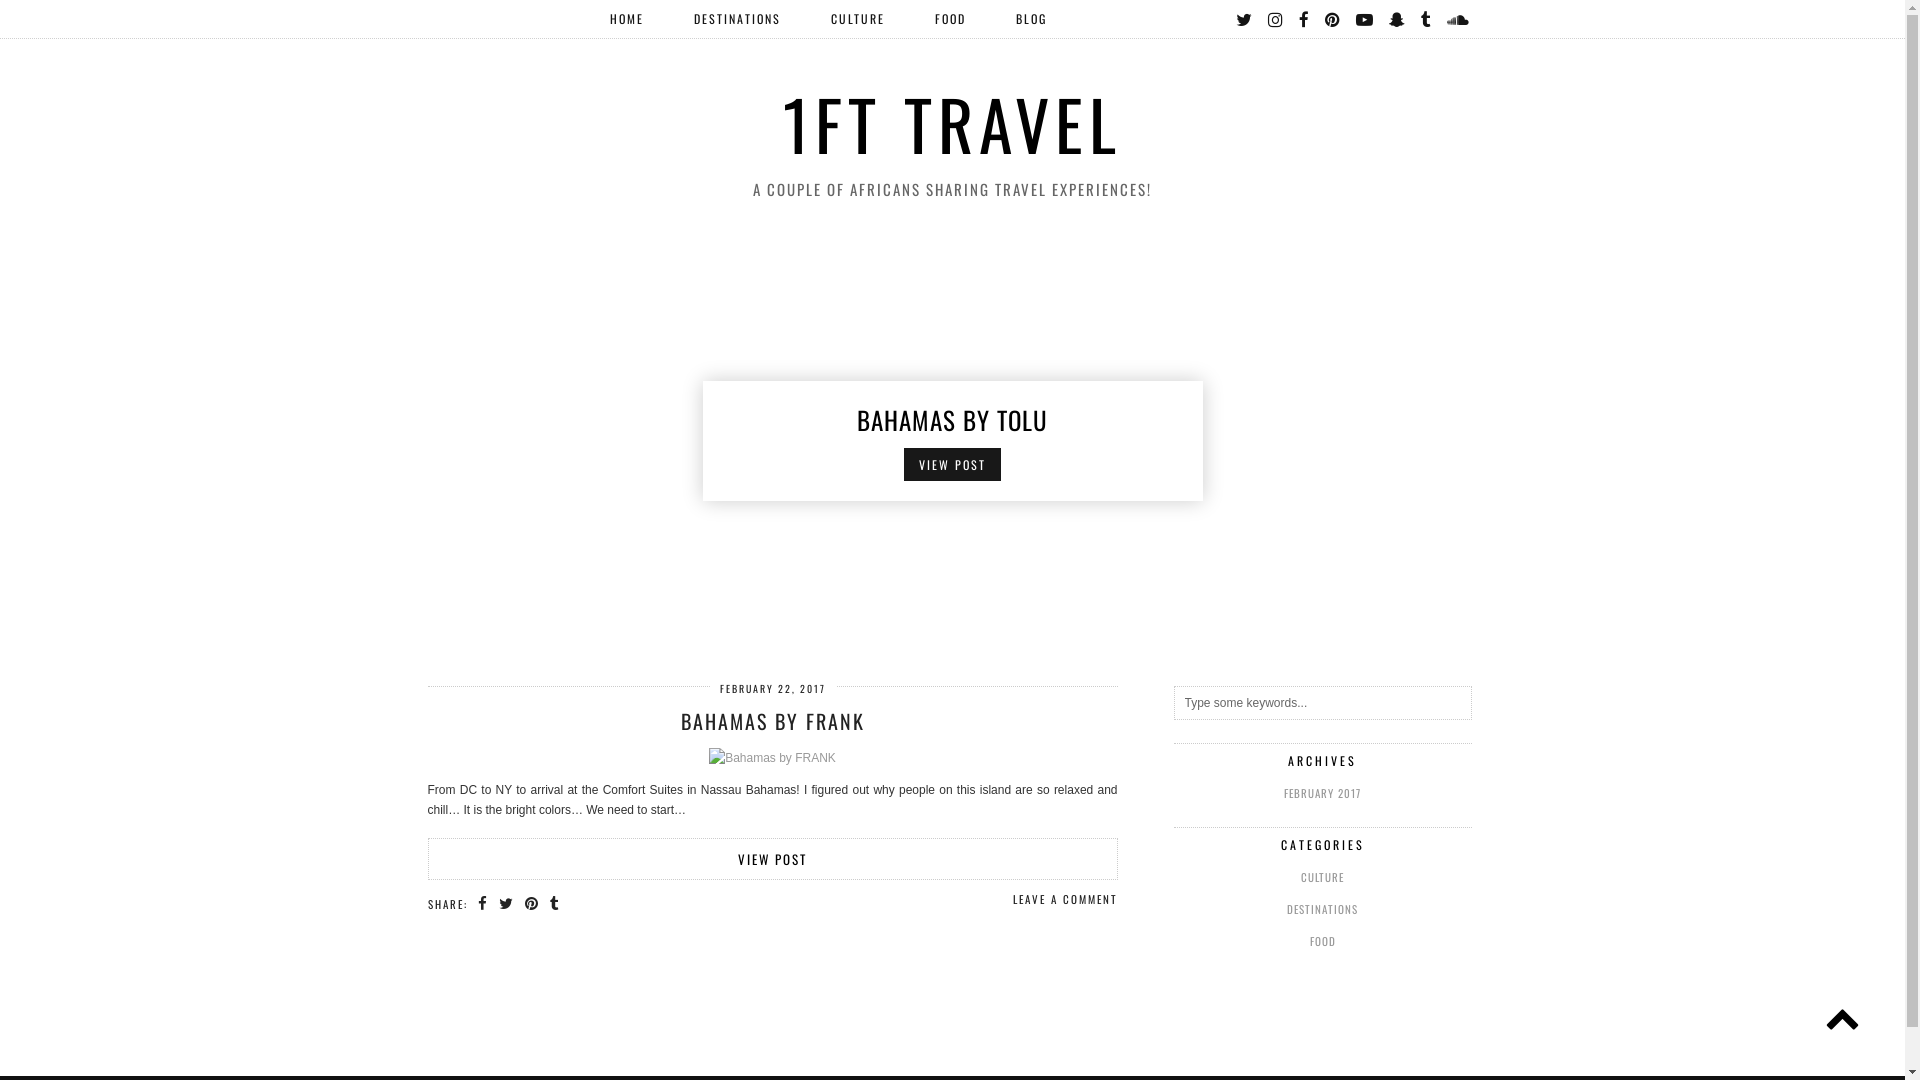 The width and height of the screenshot is (1920, 1080). I want to click on 'facebook', so click(1304, 19).